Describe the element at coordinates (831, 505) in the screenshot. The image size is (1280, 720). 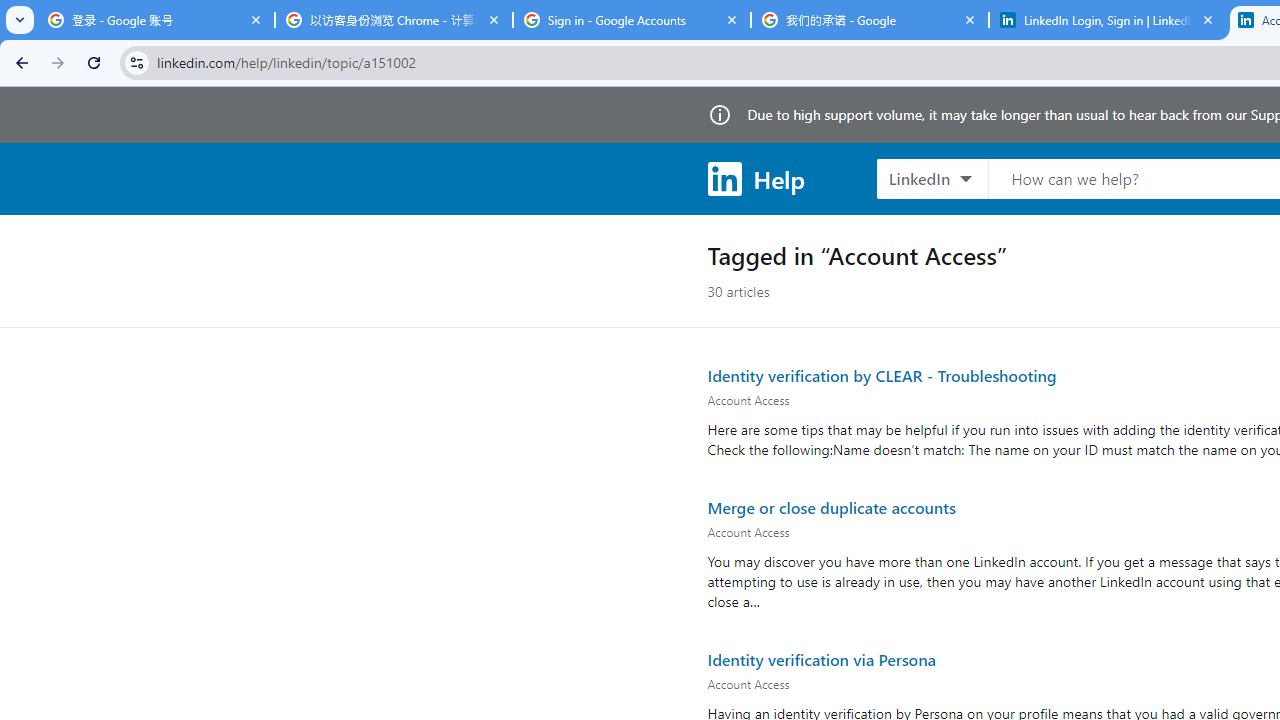
I see `'Merge or close duplicate accounts'` at that location.